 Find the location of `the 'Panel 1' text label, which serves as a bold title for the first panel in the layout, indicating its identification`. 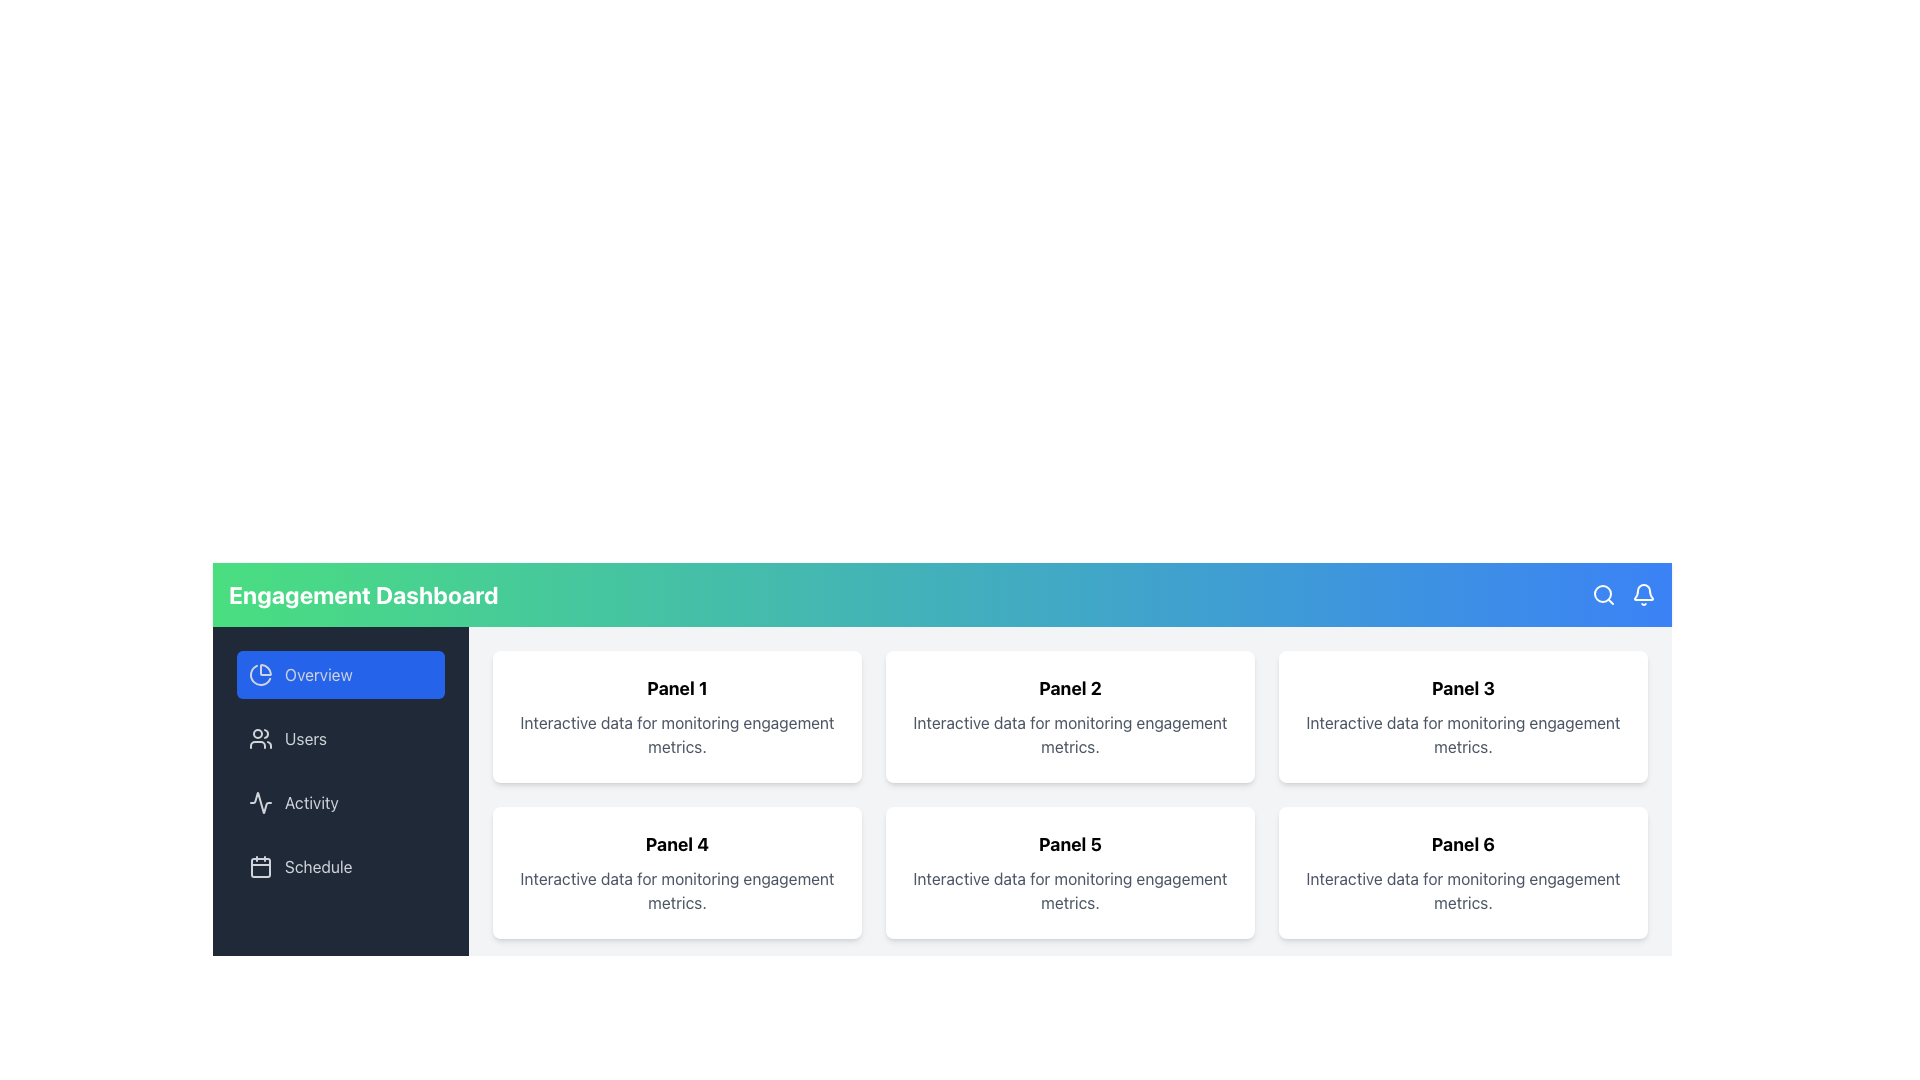

the 'Panel 1' text label, which serves as a bold title for the first panel in the layout, indicating its identification is located at coordinates (677, 688).